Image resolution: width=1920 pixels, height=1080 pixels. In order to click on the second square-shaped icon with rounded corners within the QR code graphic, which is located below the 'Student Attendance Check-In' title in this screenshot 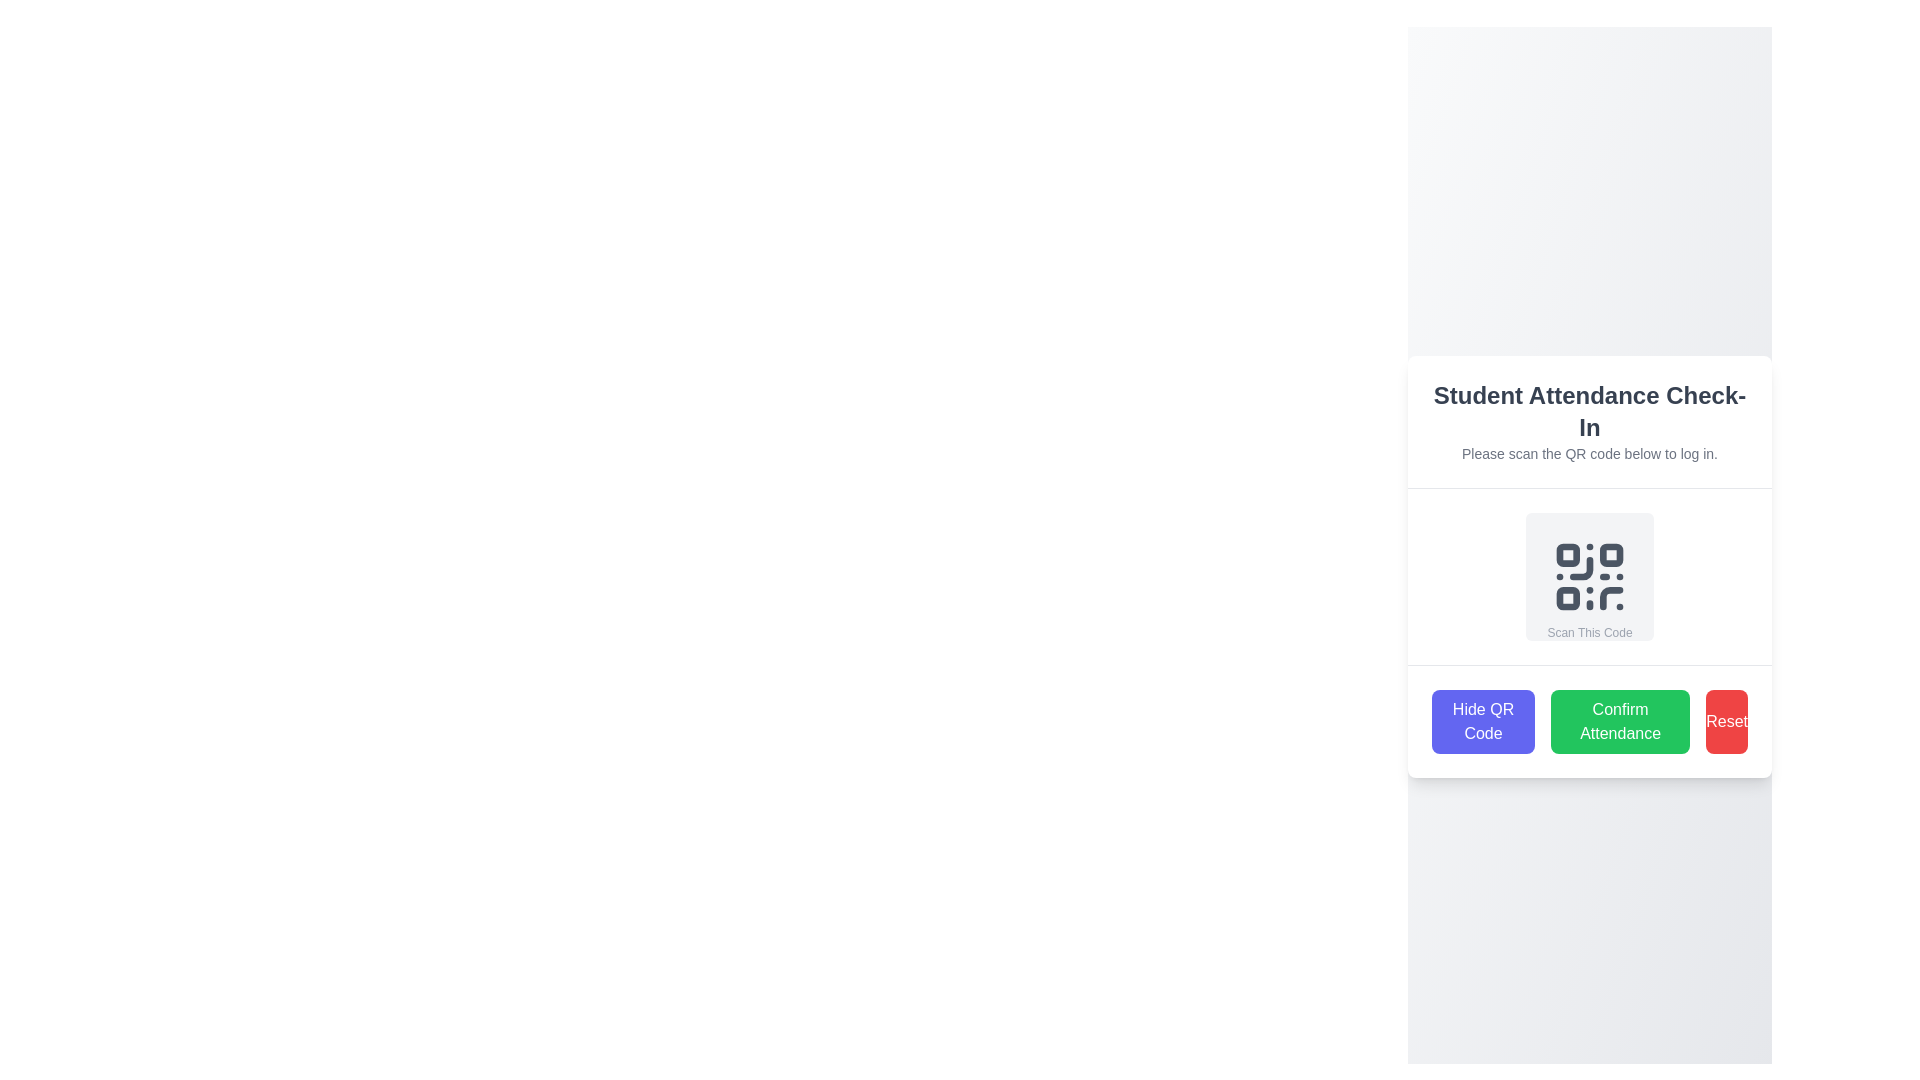, I will do `click(1611, 555)`.